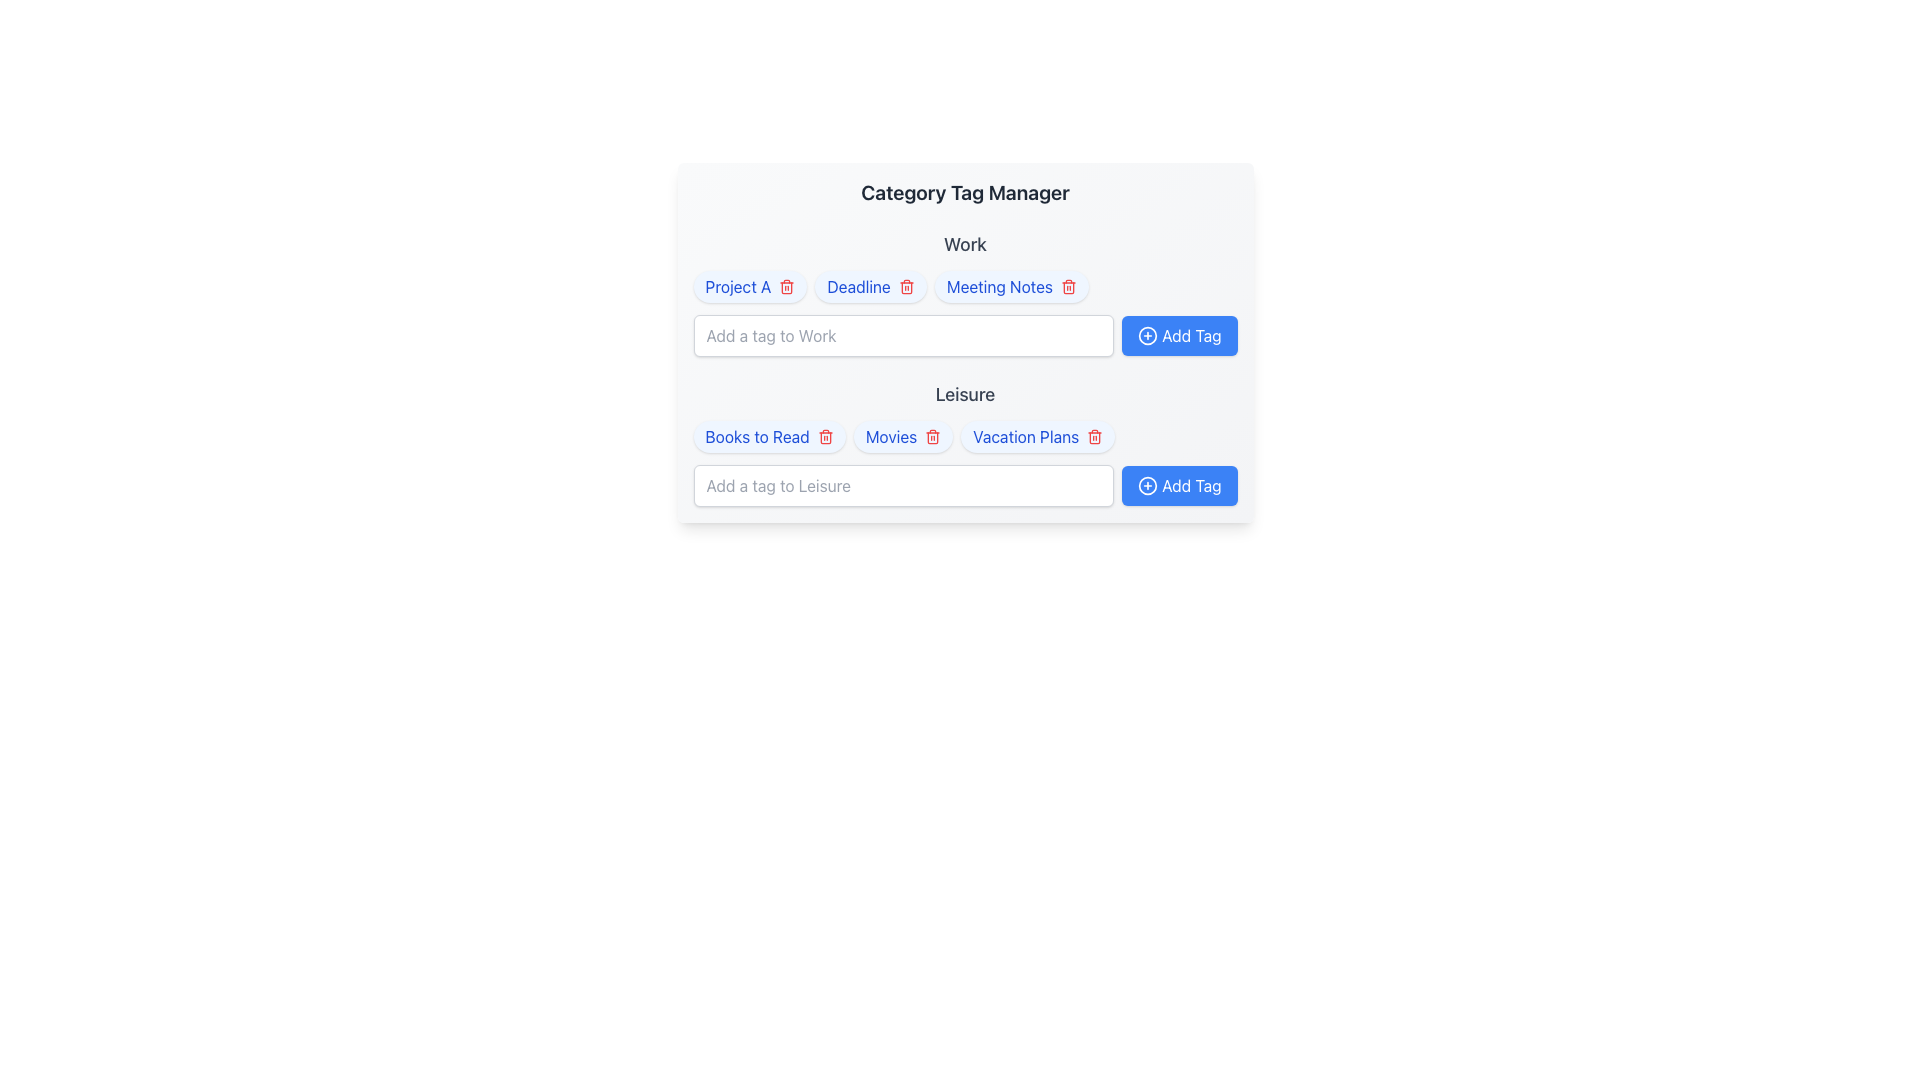 This screenshot has width=1920, height=1080. I want to click on the first text label in the 'Leisure' category, which indicates a tag related to books to read, so click(756, 435).